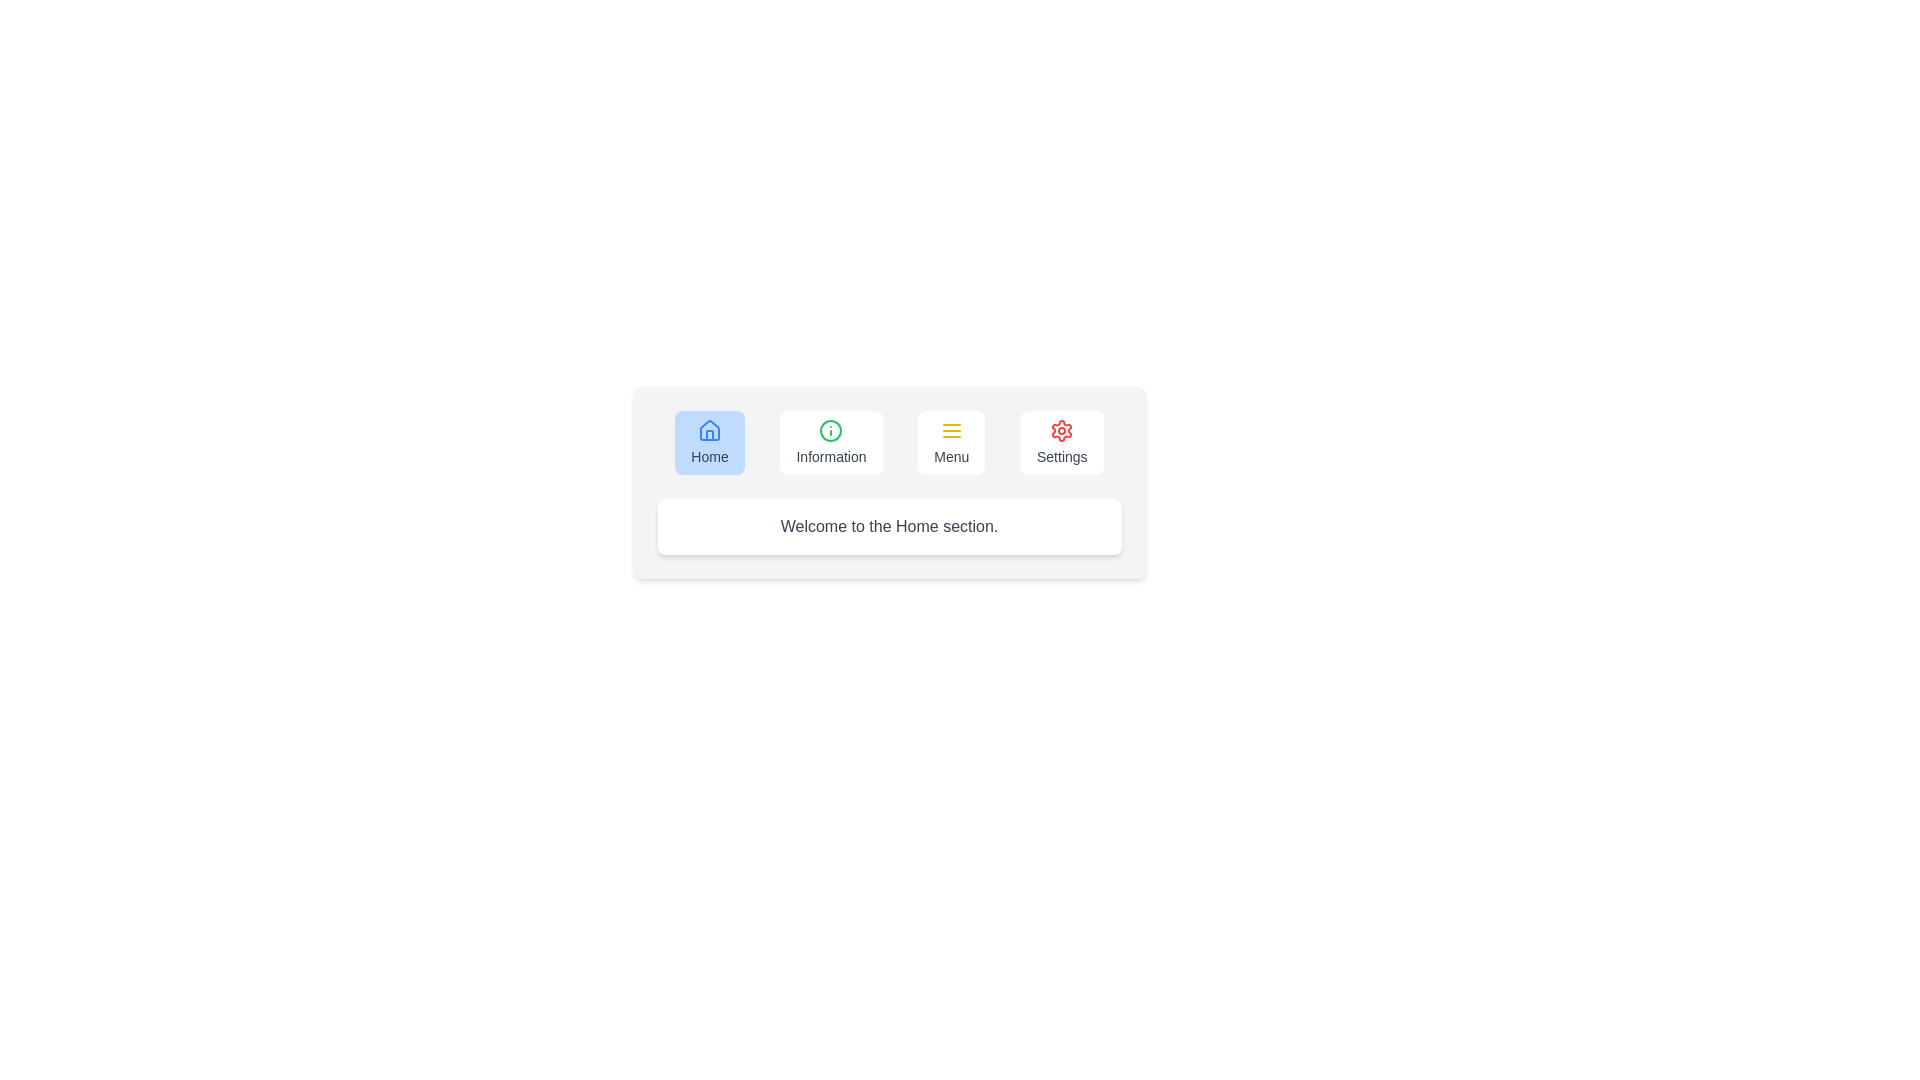  I want to click on the 'Information' button, which is a rectangular button with a white background and a green circular icon with an 'i' above the label 'Information' in dark gray text, located second in a row of four buttons aligned horizontally, so click(831, 442).